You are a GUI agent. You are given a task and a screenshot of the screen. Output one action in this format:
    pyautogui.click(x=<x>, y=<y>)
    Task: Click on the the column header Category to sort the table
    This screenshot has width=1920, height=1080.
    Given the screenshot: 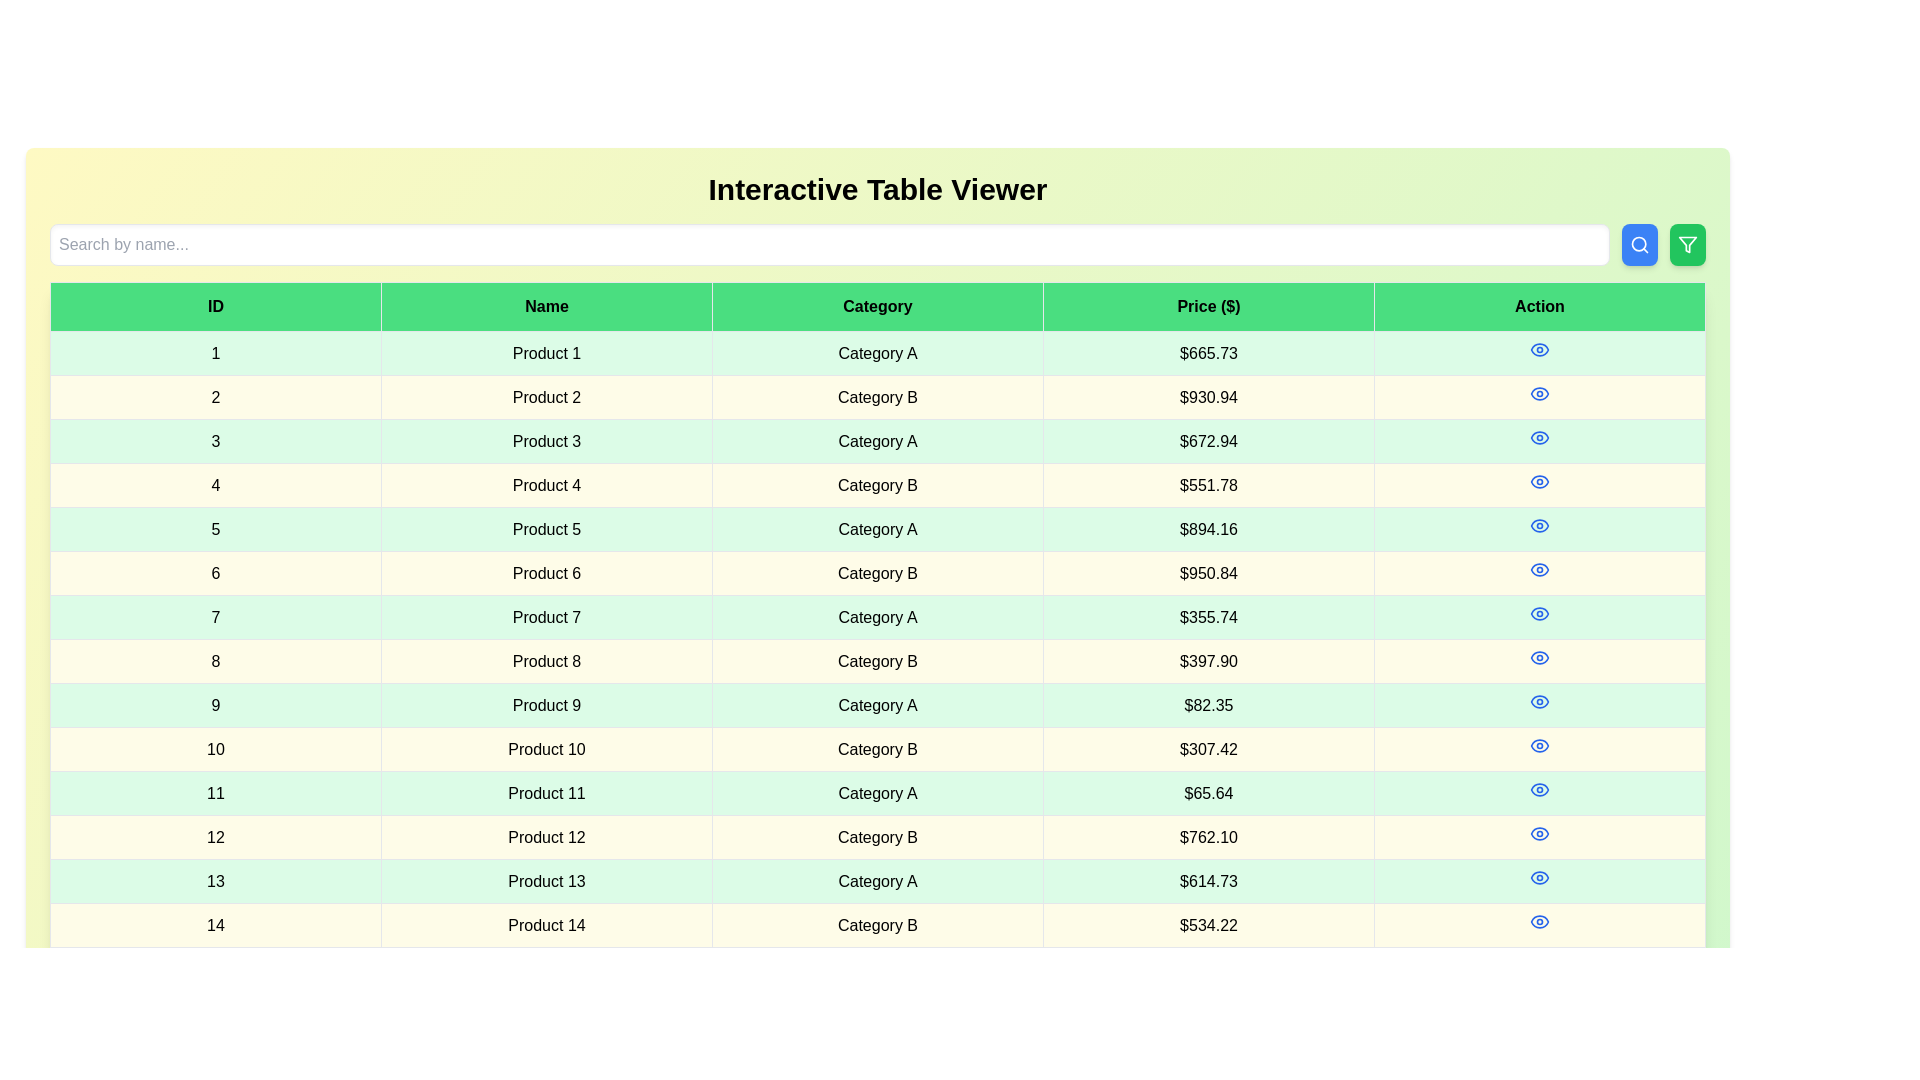 What is the action you would take?
    pyautogui.click(x=878, y=307)
    